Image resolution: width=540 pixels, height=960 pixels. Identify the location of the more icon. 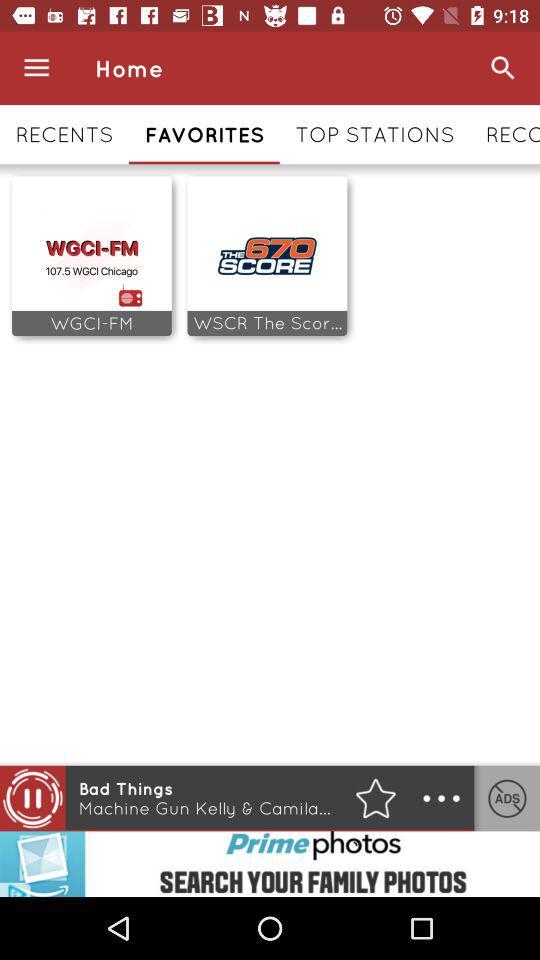
(441, 798).